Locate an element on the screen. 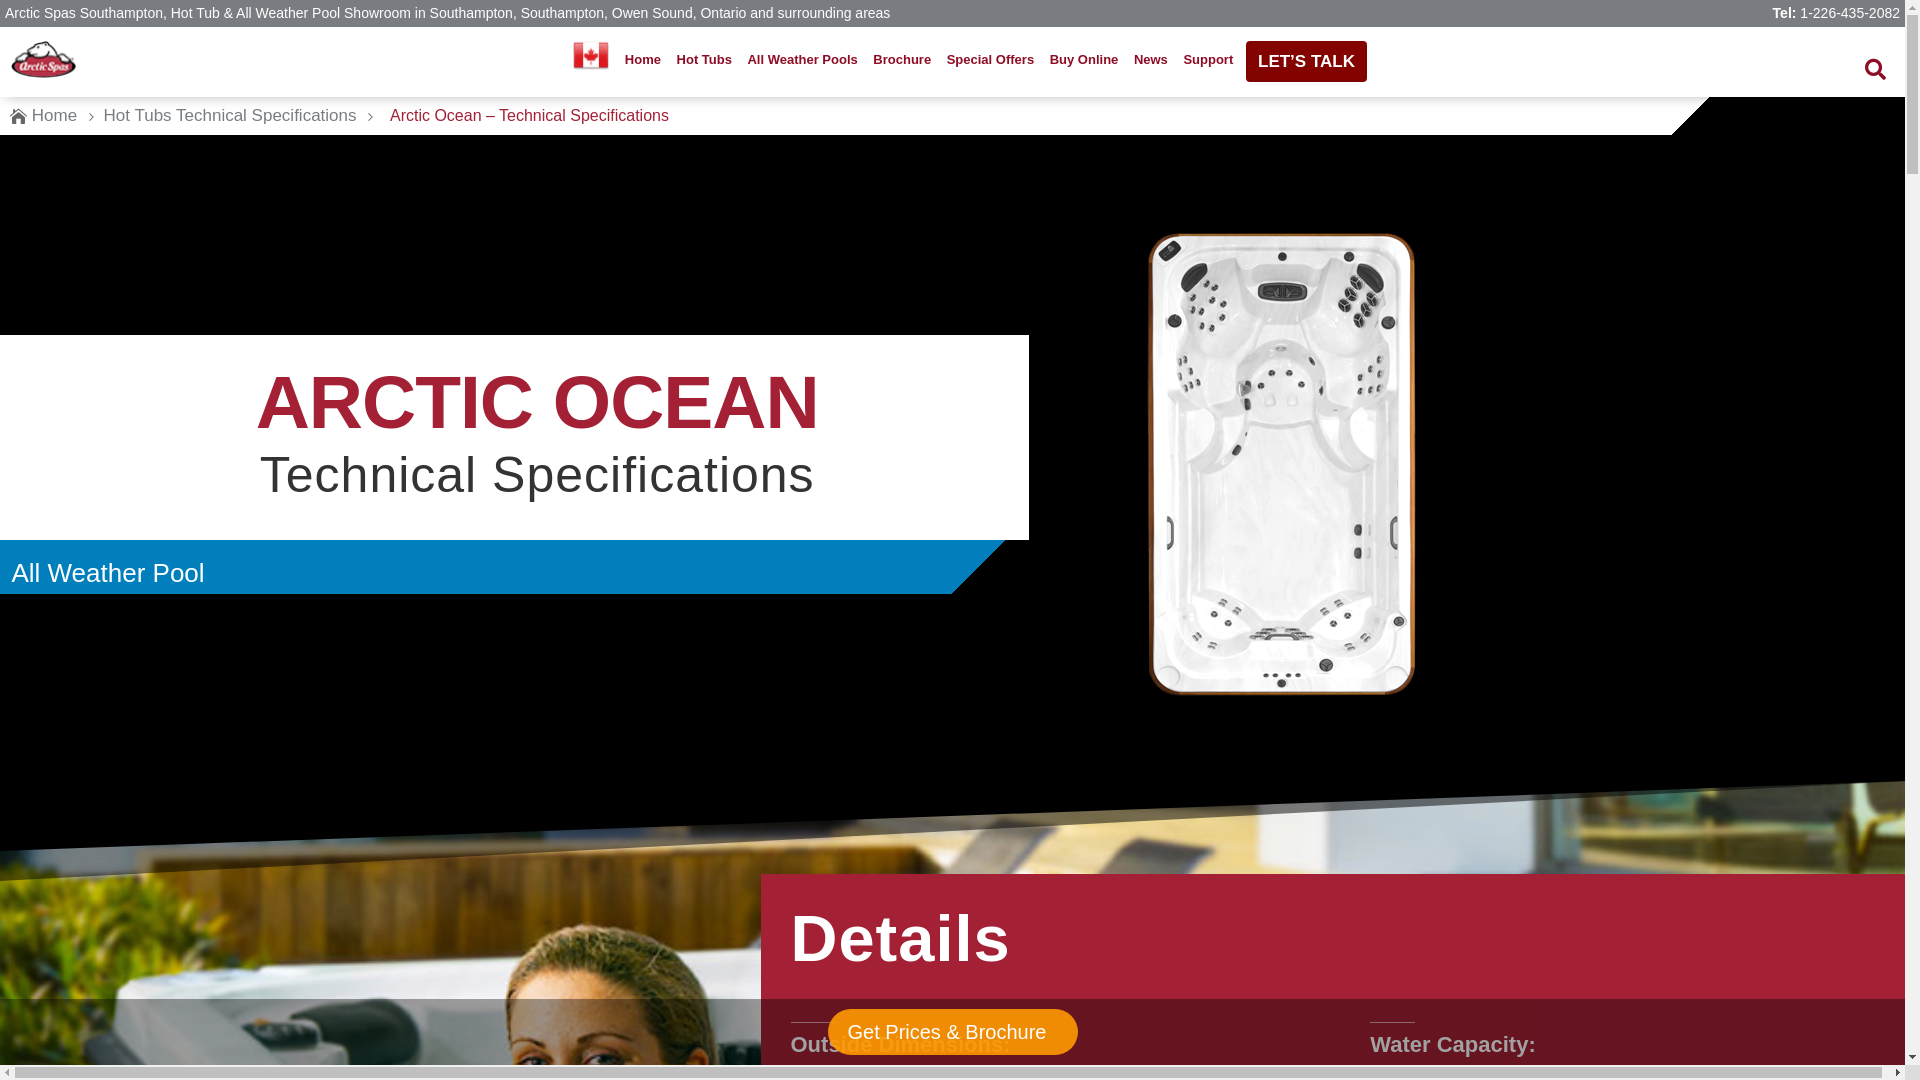  'Brochure' is located at coordinates (901, 58).